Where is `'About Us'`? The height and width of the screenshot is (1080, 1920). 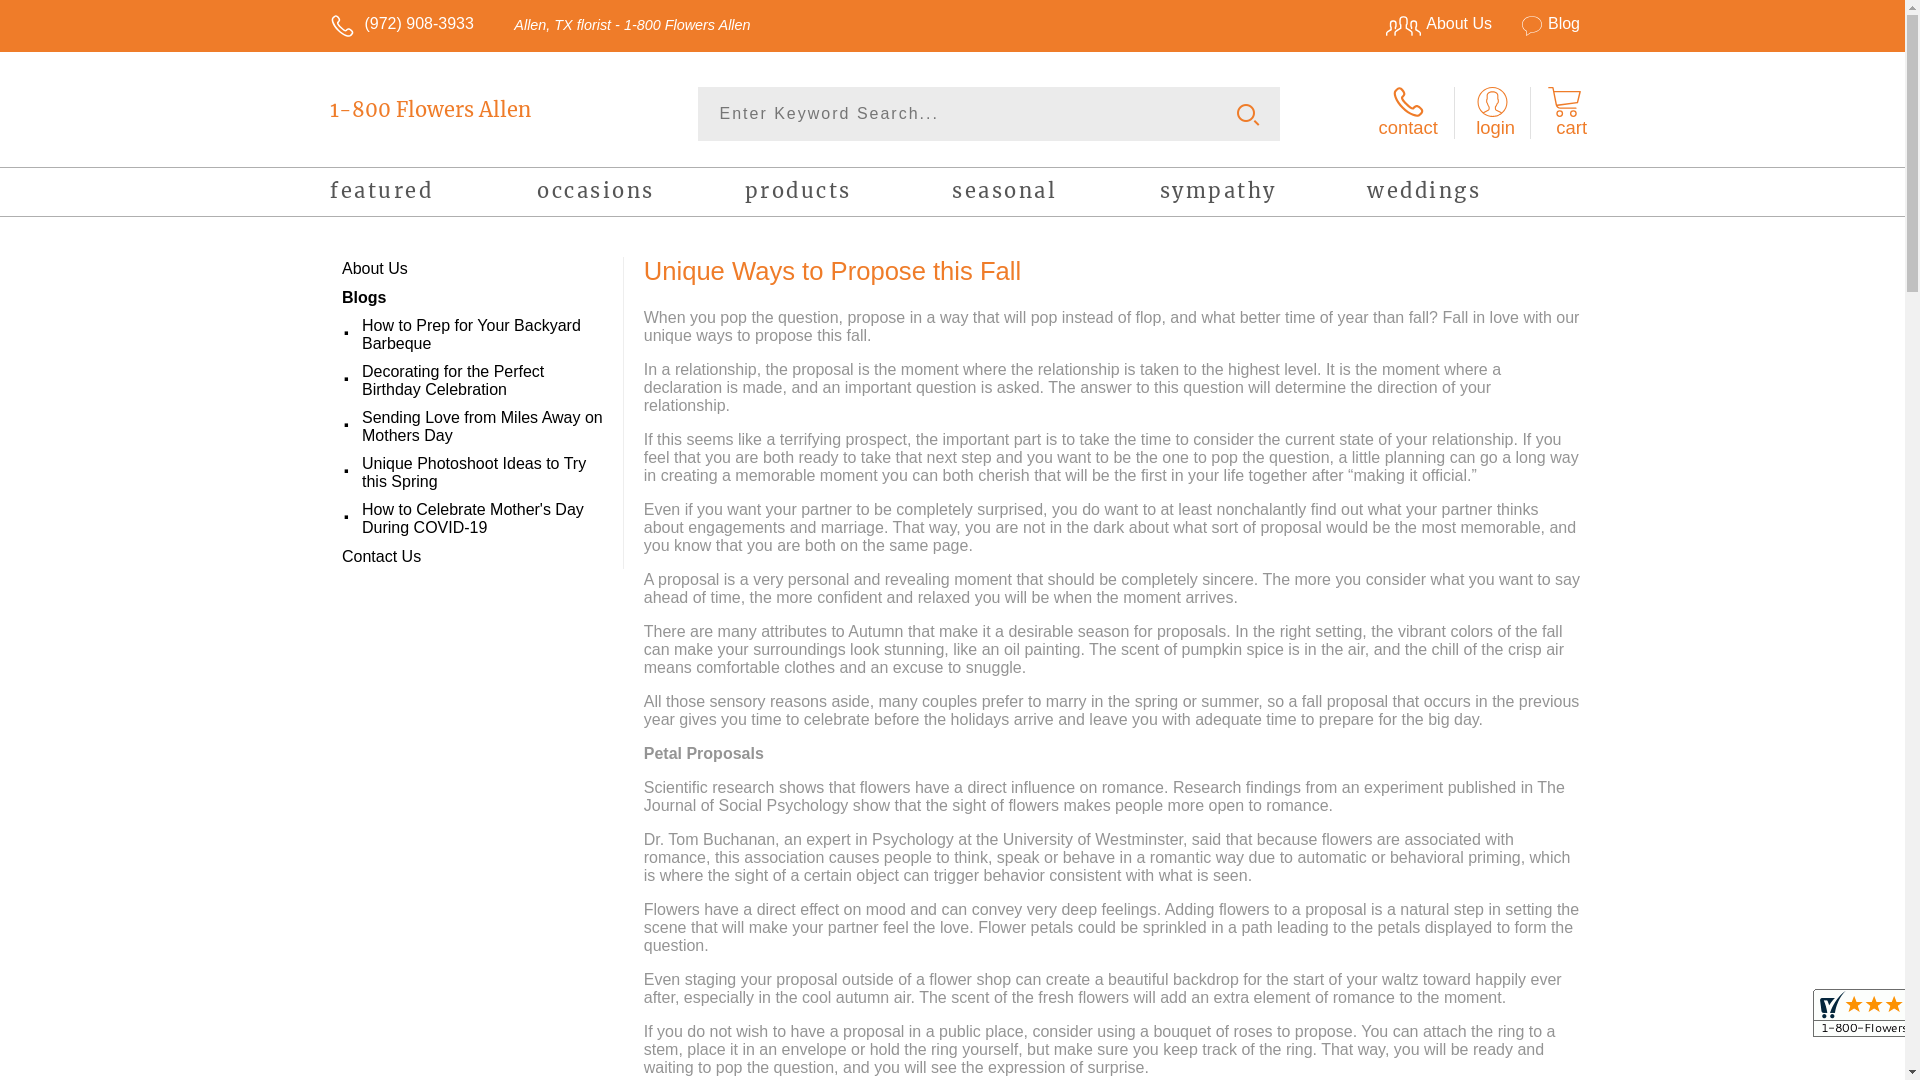 'About Us' is located at coordinates (1360, 23).